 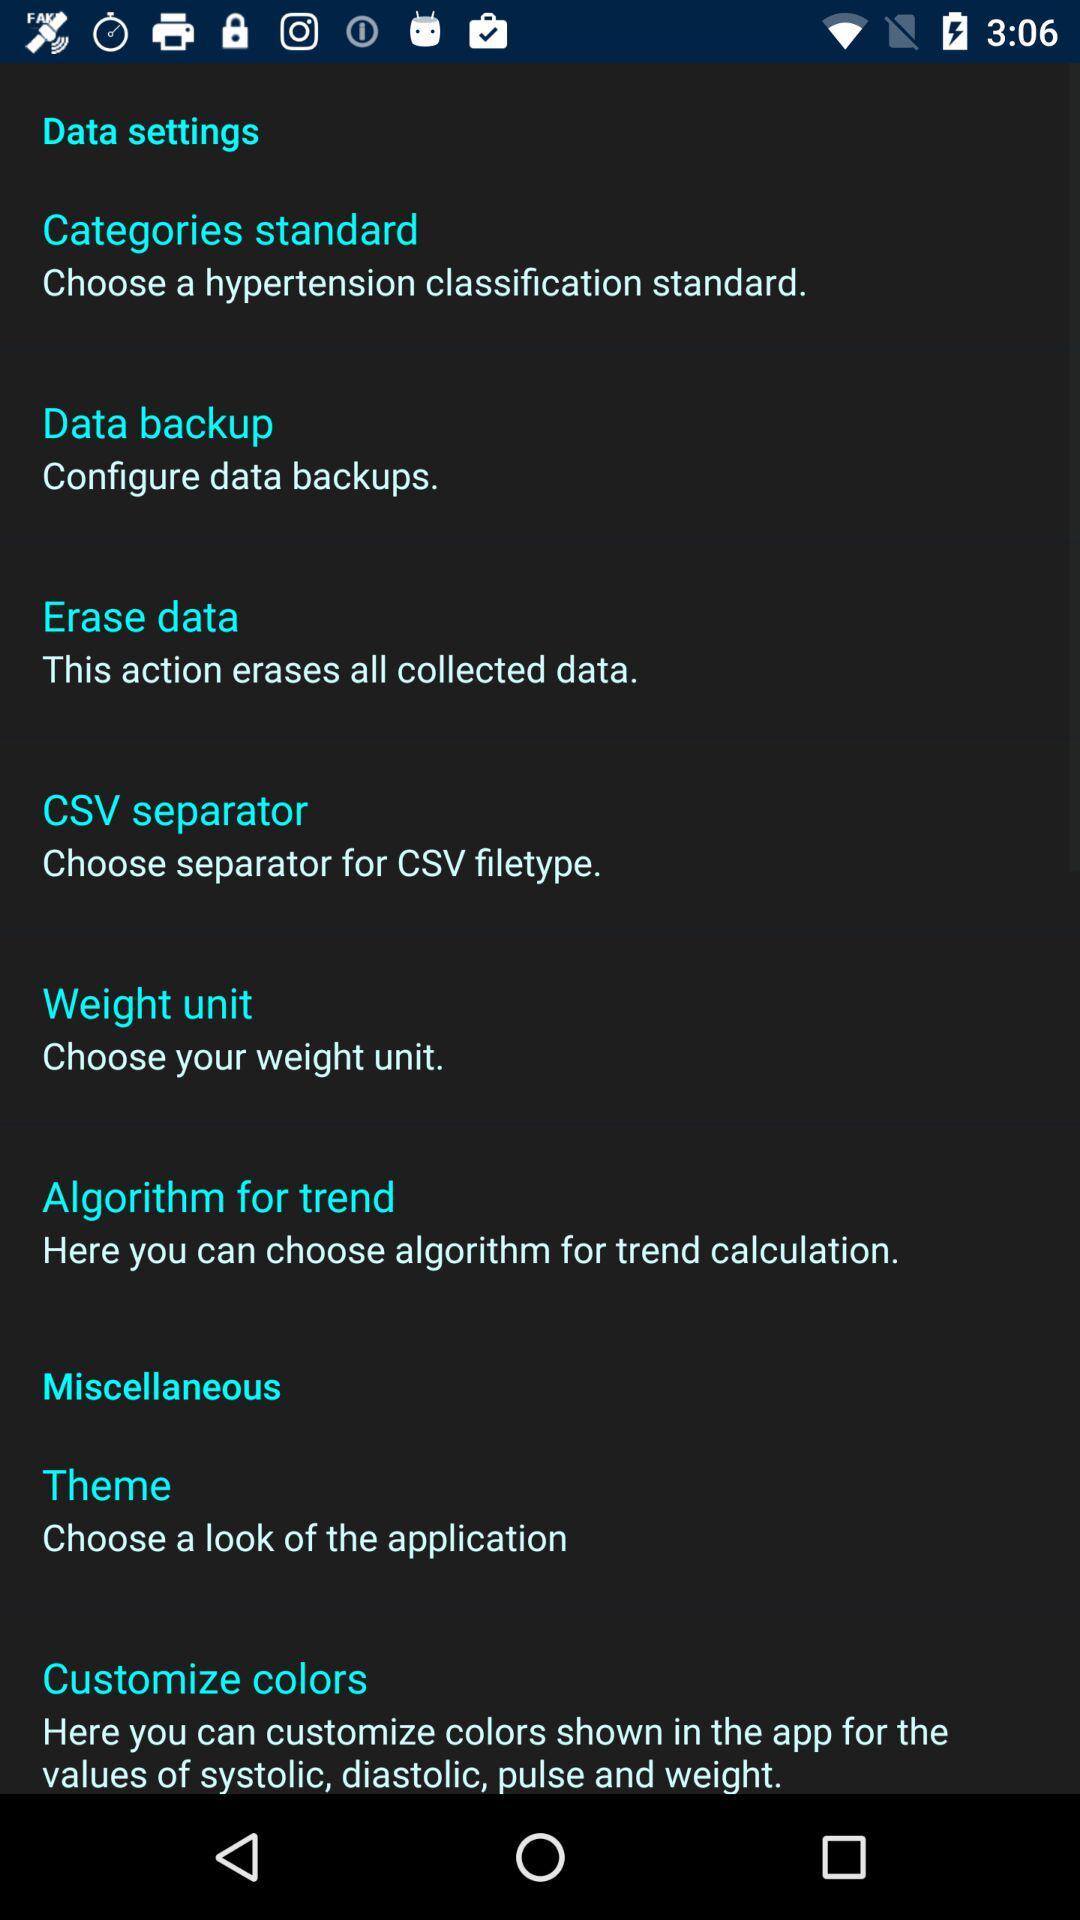 I want to click on the app below miscellaneous icon, so click(x=106, y=1483).